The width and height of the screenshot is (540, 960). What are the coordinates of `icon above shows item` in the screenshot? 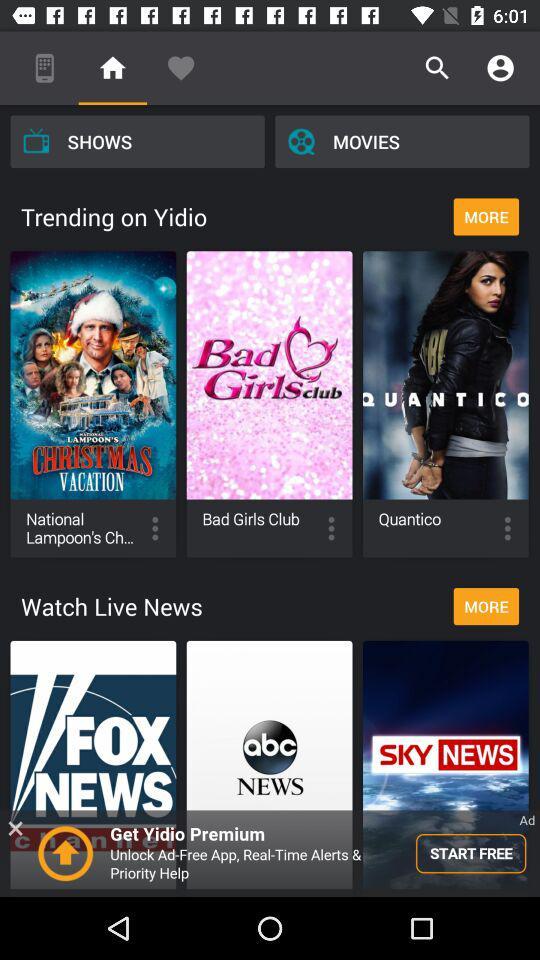 It's located at (44, 68).